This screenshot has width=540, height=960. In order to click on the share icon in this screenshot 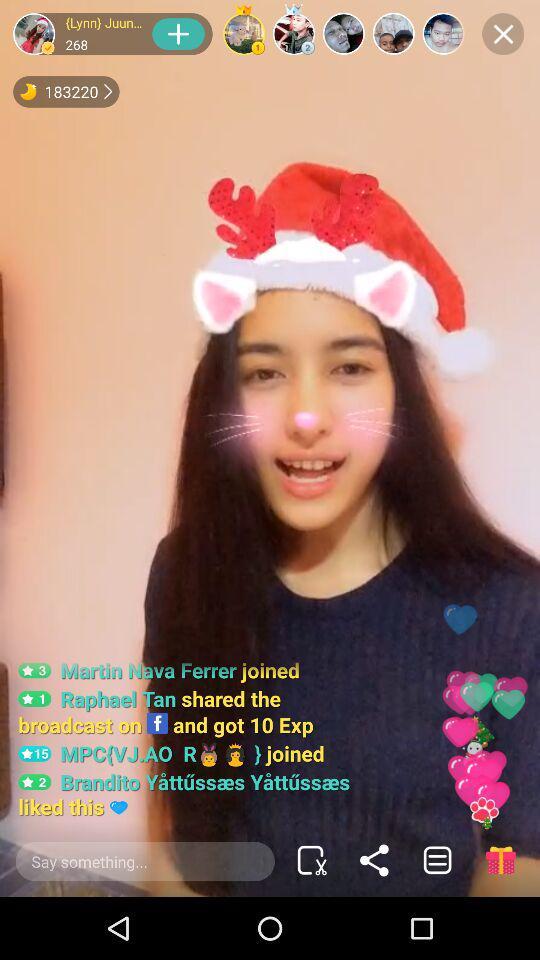, I will do `click(374, 859)`.